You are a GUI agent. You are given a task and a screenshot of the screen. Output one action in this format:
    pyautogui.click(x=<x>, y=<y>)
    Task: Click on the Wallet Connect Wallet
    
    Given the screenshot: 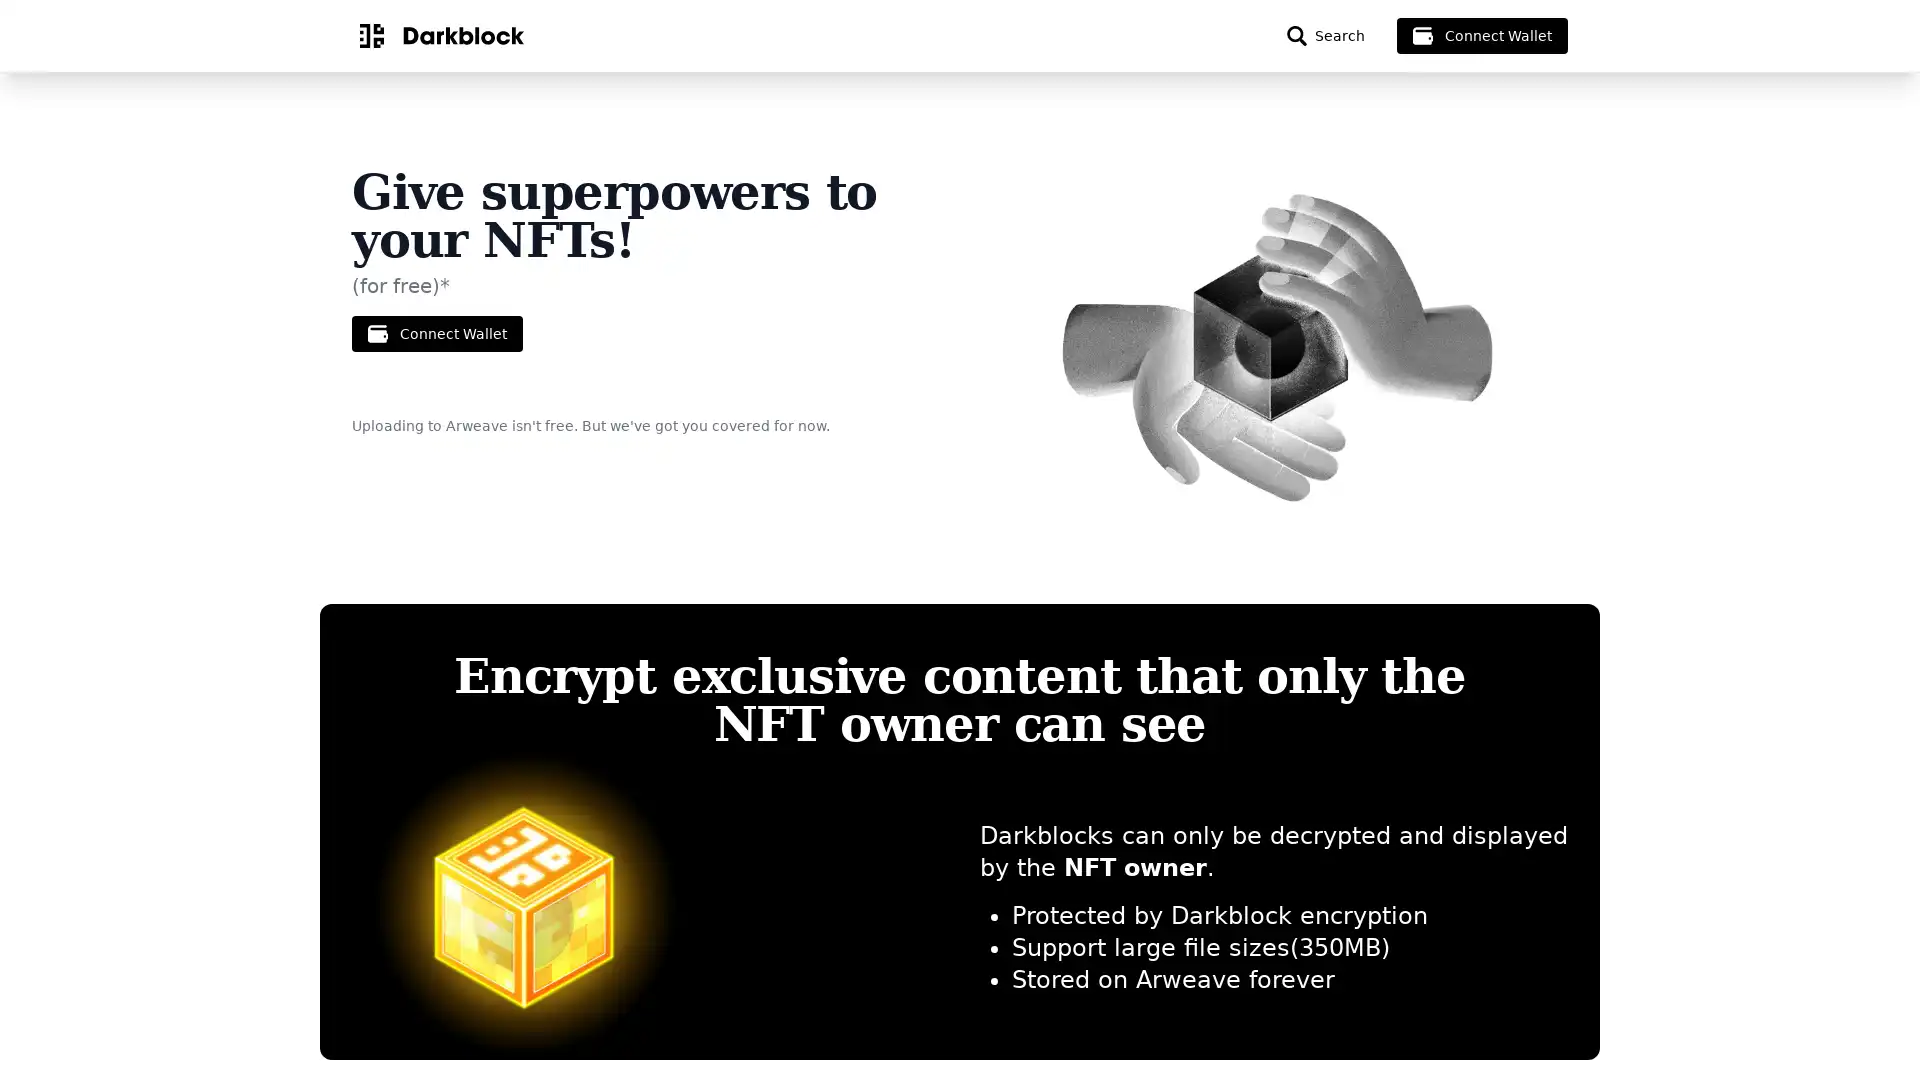 What is the action you would take?
    pyautogui.click(x=1482, y=35)
    